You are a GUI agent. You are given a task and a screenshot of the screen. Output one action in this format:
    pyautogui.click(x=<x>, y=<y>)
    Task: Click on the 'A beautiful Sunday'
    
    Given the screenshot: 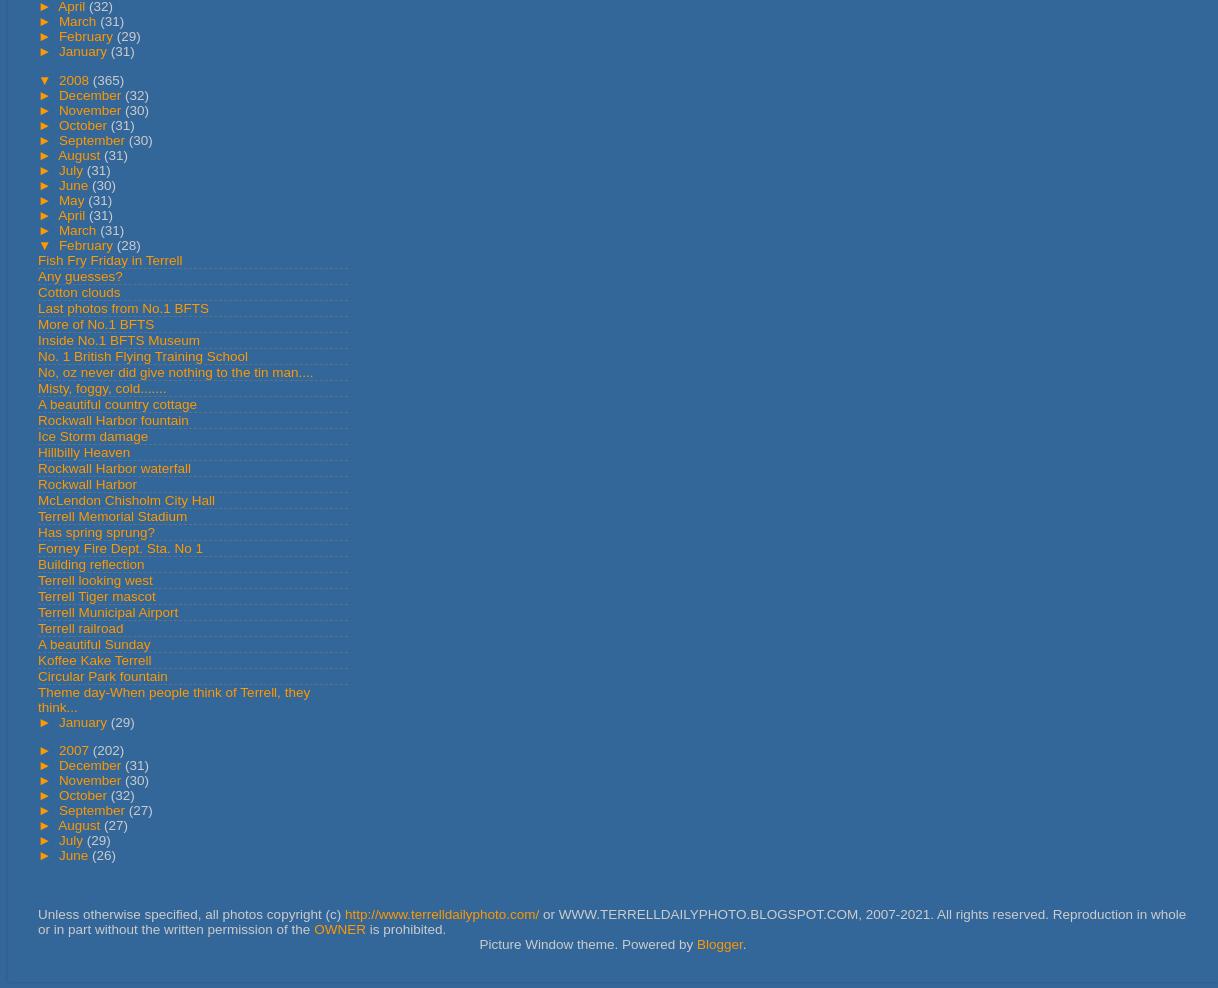 What is the action you would take?
    pyautogui.click(x=94, y=642)
    